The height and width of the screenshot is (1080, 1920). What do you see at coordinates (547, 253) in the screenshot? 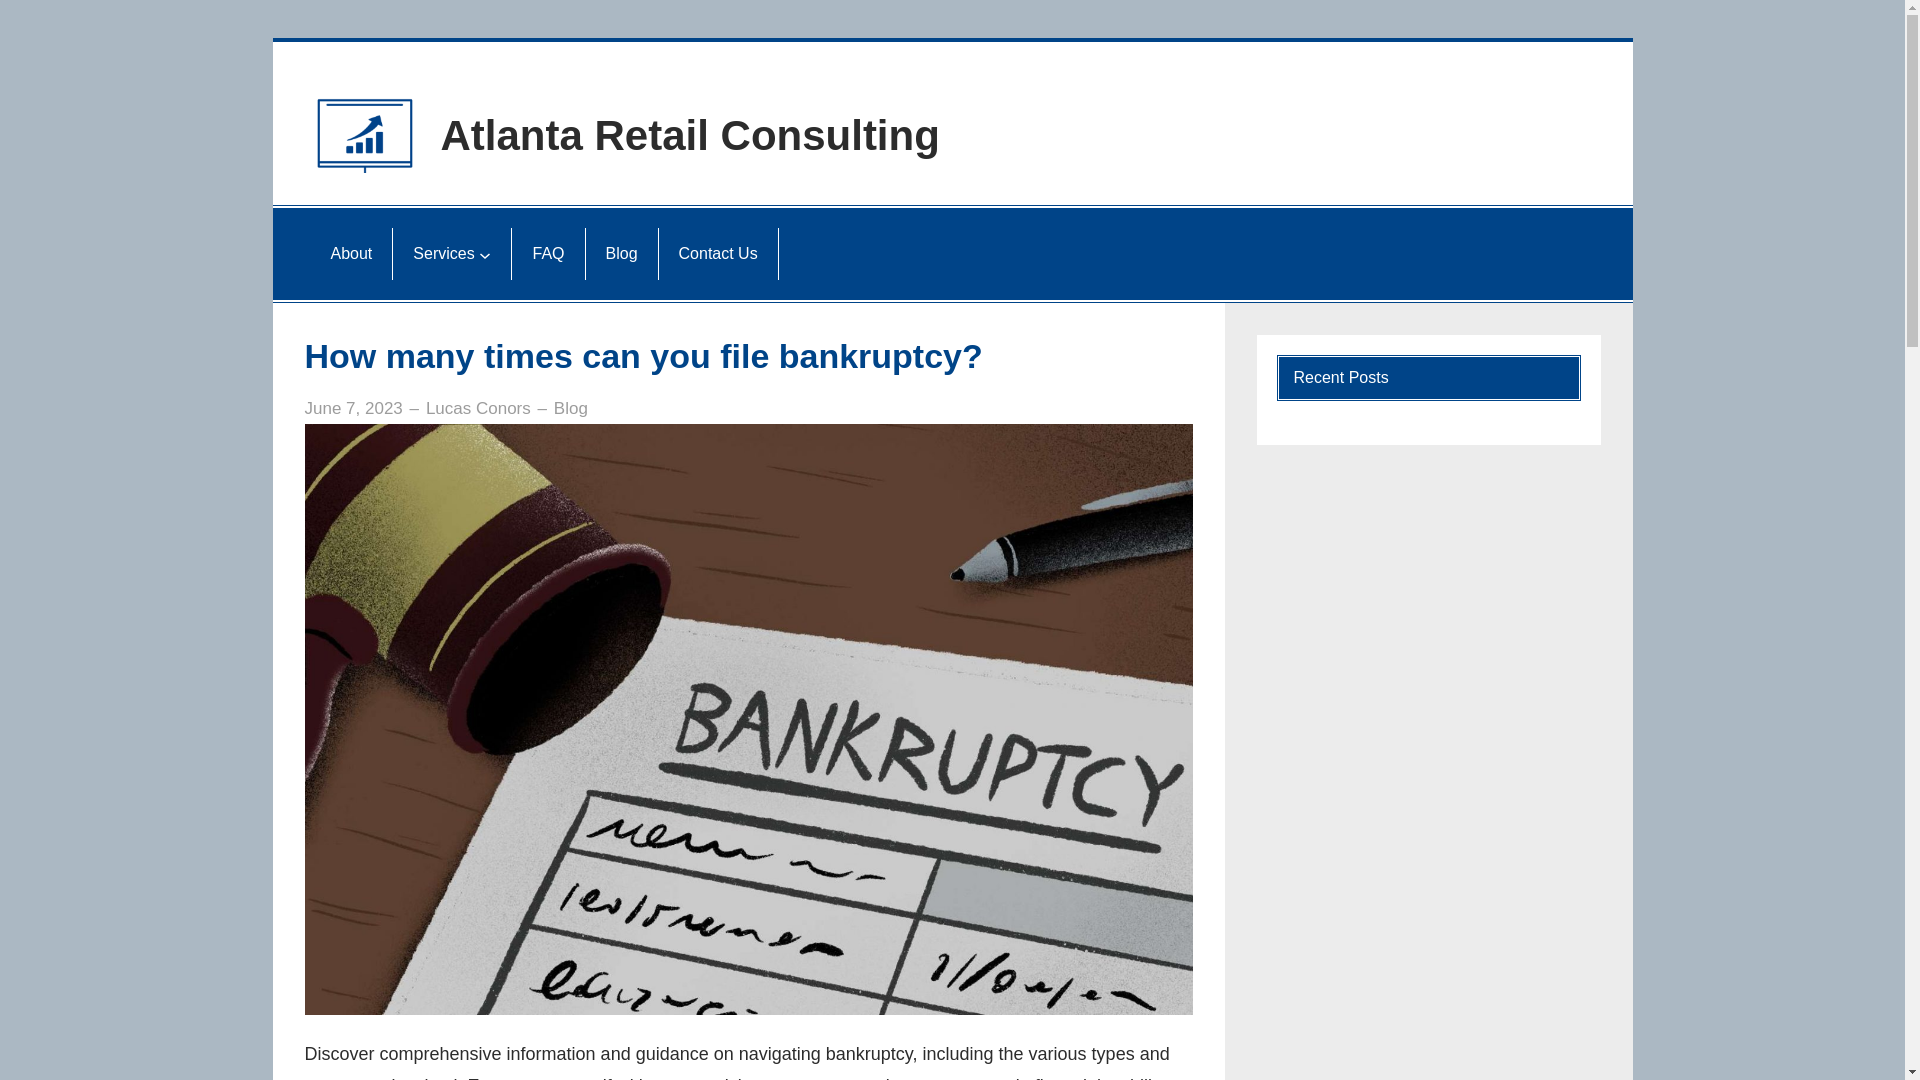
I see `'FAQ'` at bounding box center [547, 253].